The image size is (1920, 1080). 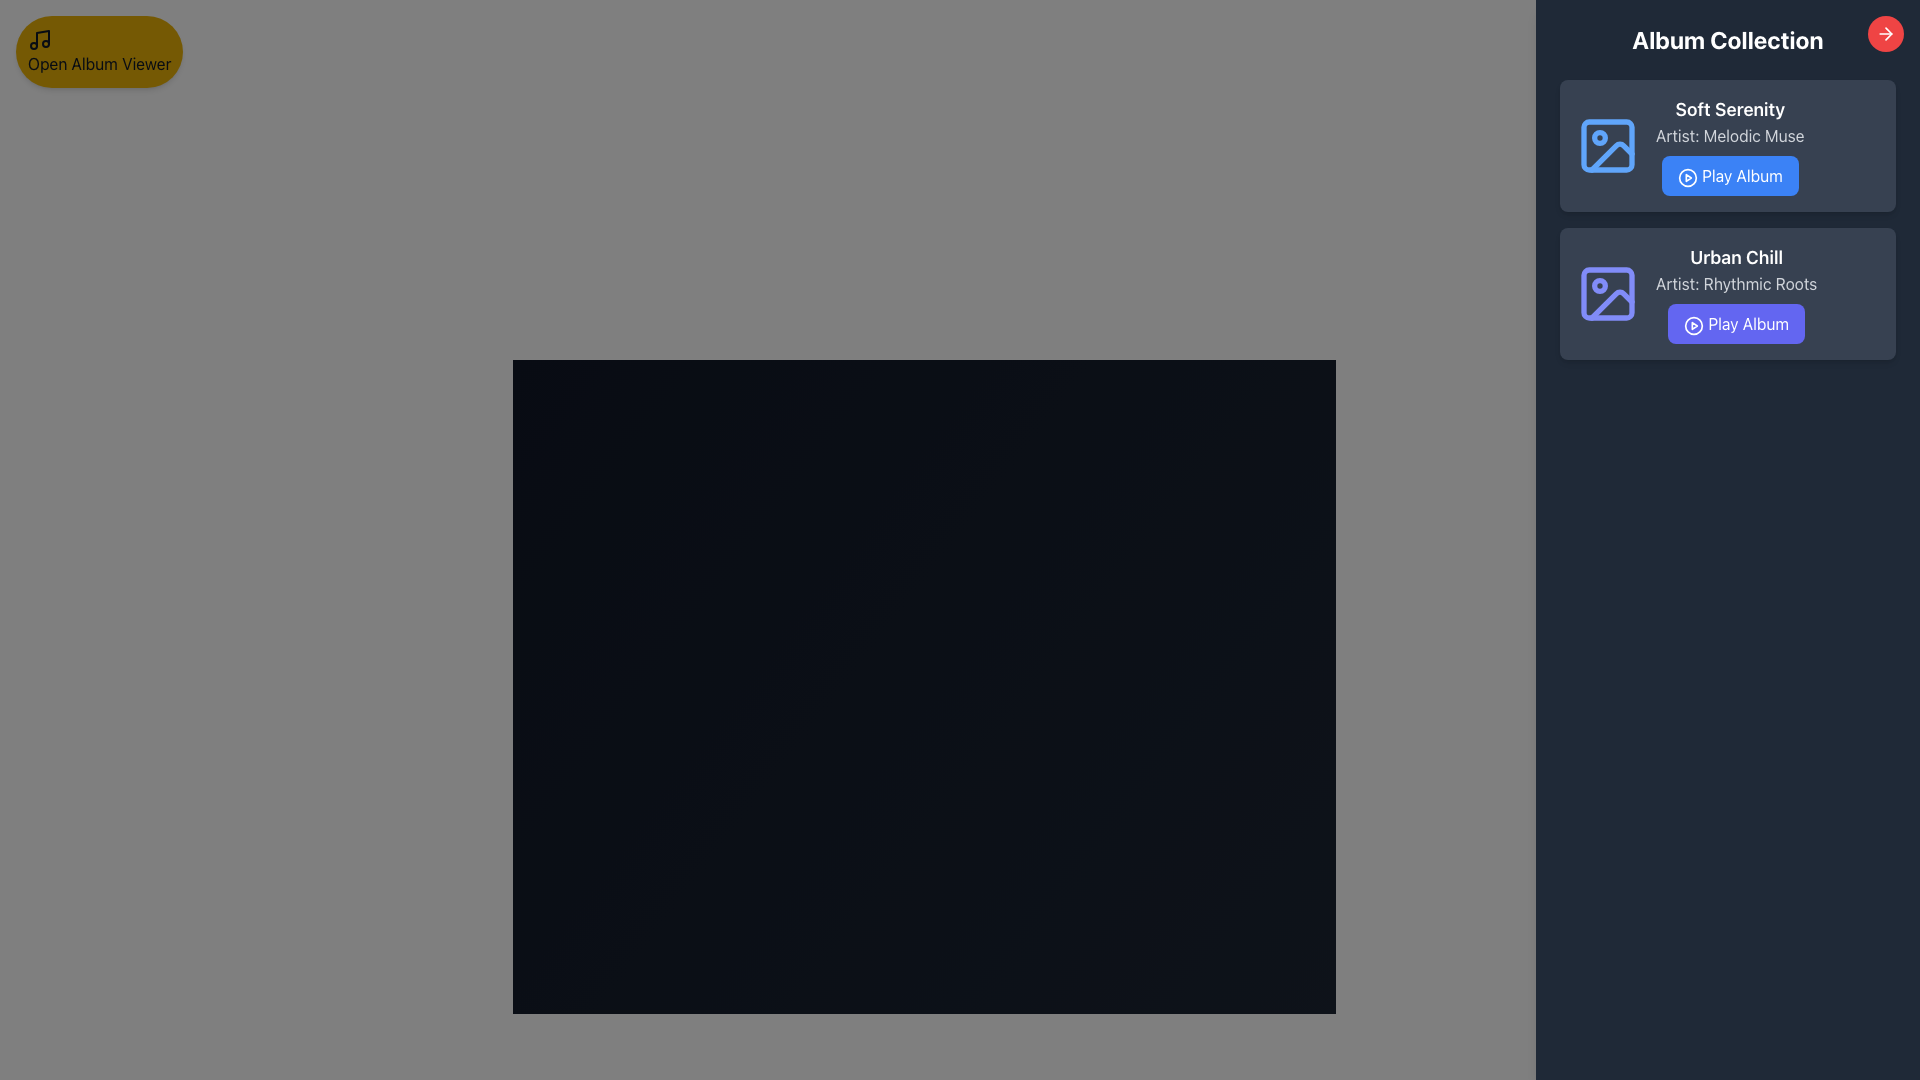 I want to click on the circular play icon inside the 'Play Album' button for the 'Soft Serenity' album in the 'Album Collection' pane, so click(x=1686, y=176).